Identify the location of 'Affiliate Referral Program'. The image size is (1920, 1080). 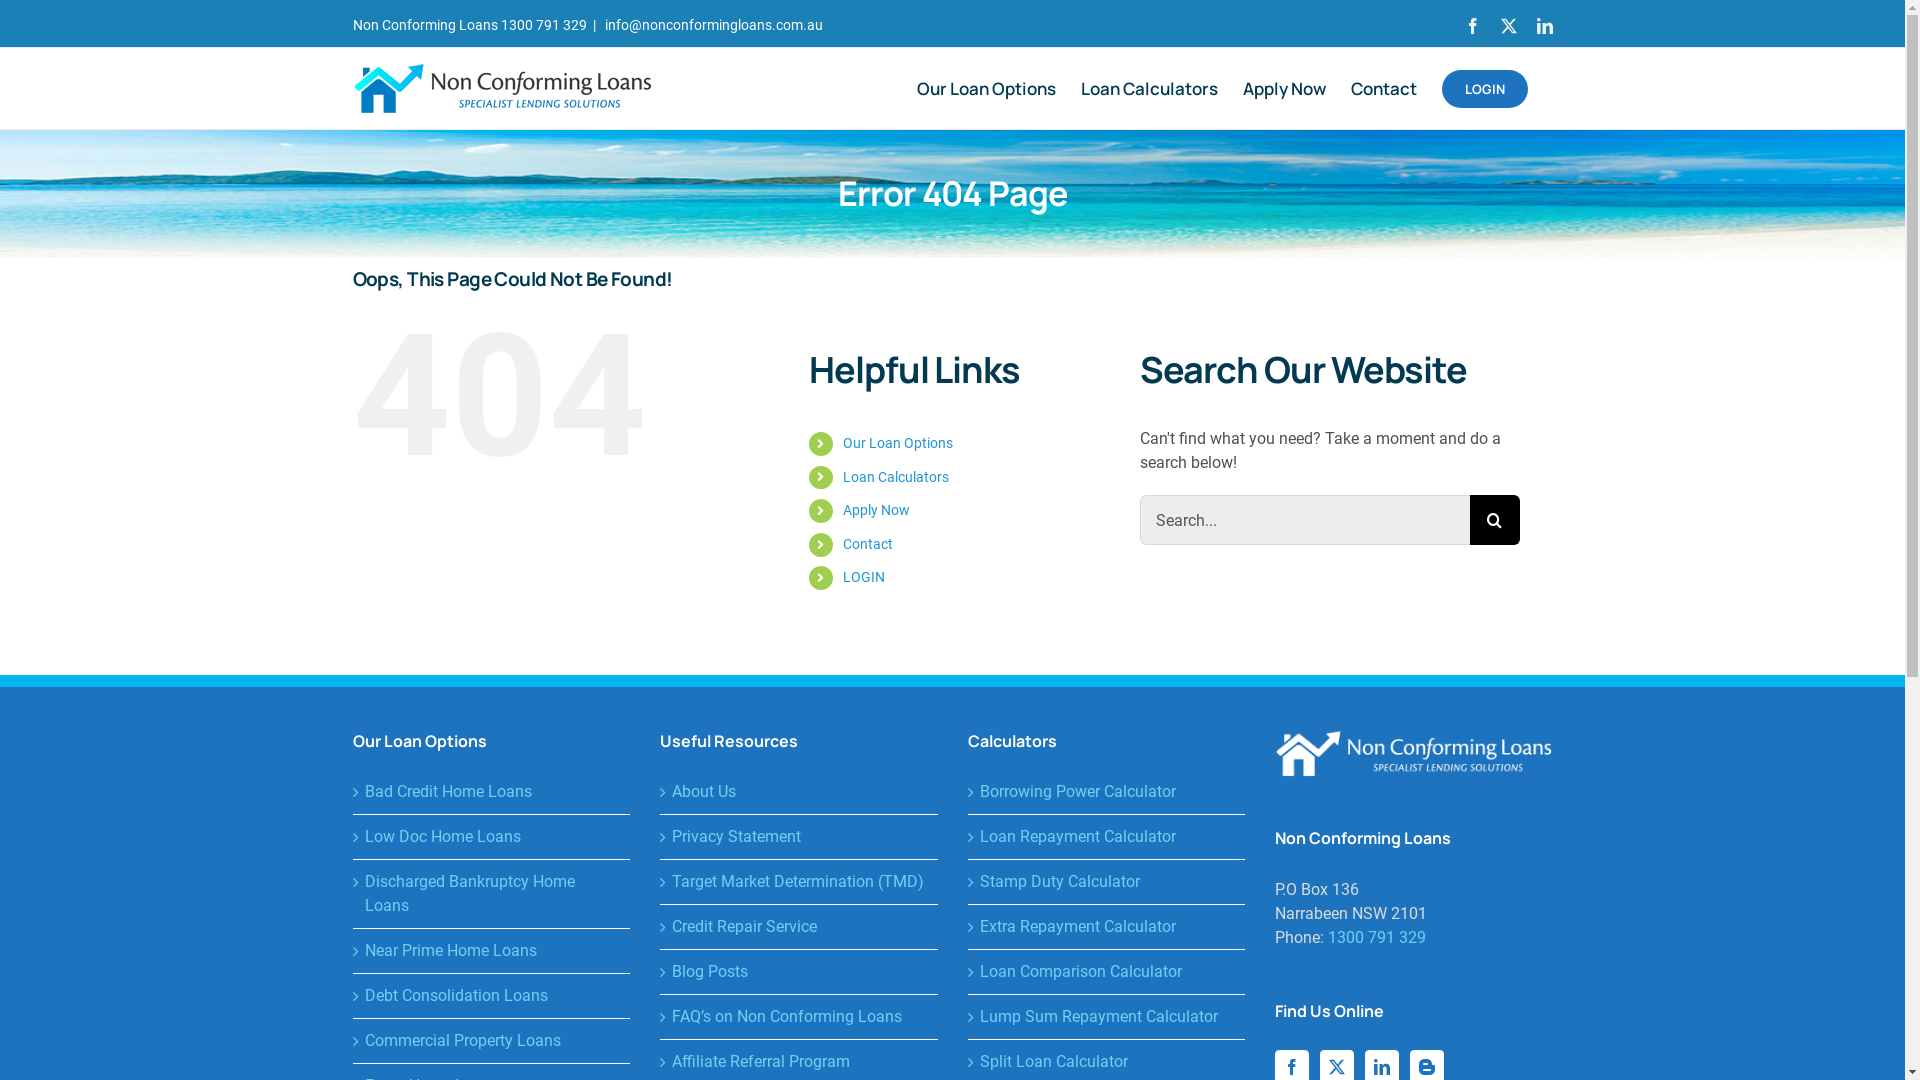
(800, 1060).